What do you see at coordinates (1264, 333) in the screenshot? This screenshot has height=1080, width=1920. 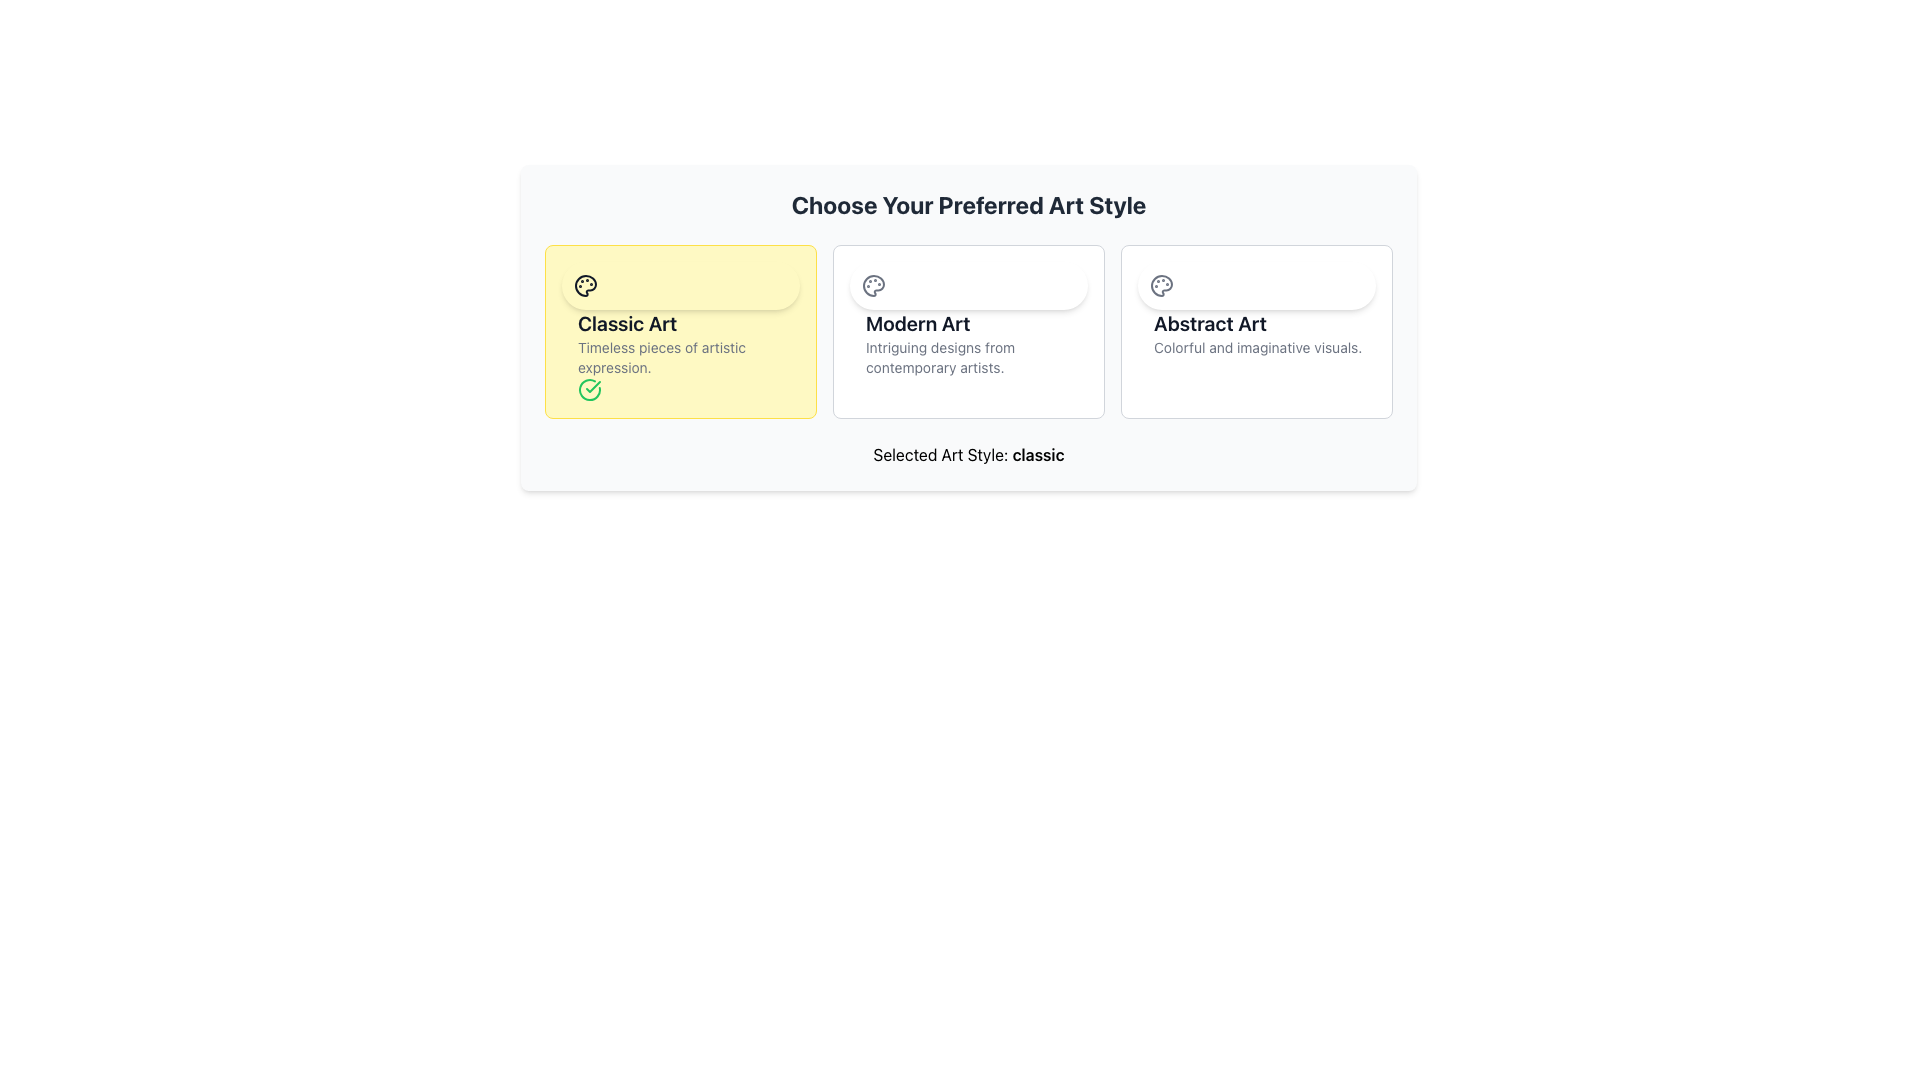 I see `the text display element featuring the title 'Abstract Art' and description 'Colorful and imaginative visuals.'` at bounding box center [1264, 333].